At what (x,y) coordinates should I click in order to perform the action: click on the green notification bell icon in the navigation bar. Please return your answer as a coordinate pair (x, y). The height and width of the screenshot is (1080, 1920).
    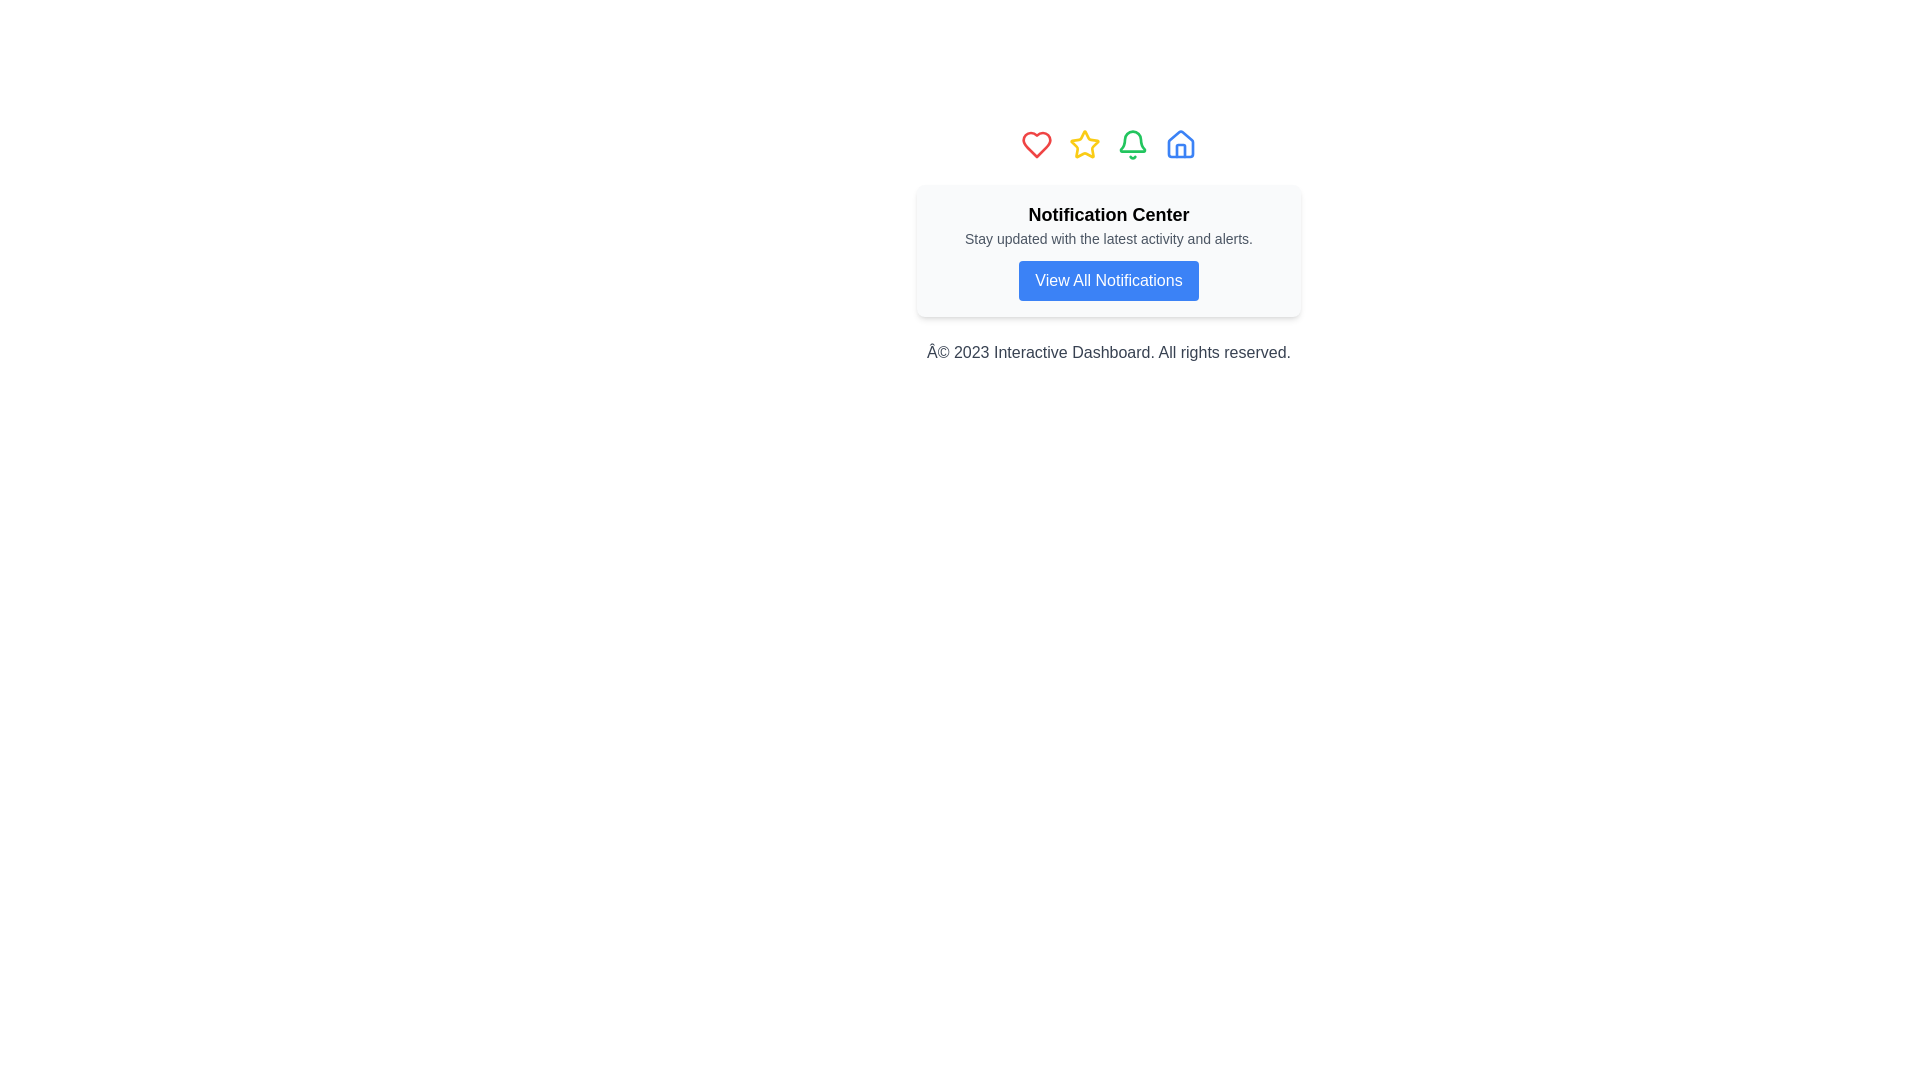
    Looking at the image, I should click on (1132, 140).